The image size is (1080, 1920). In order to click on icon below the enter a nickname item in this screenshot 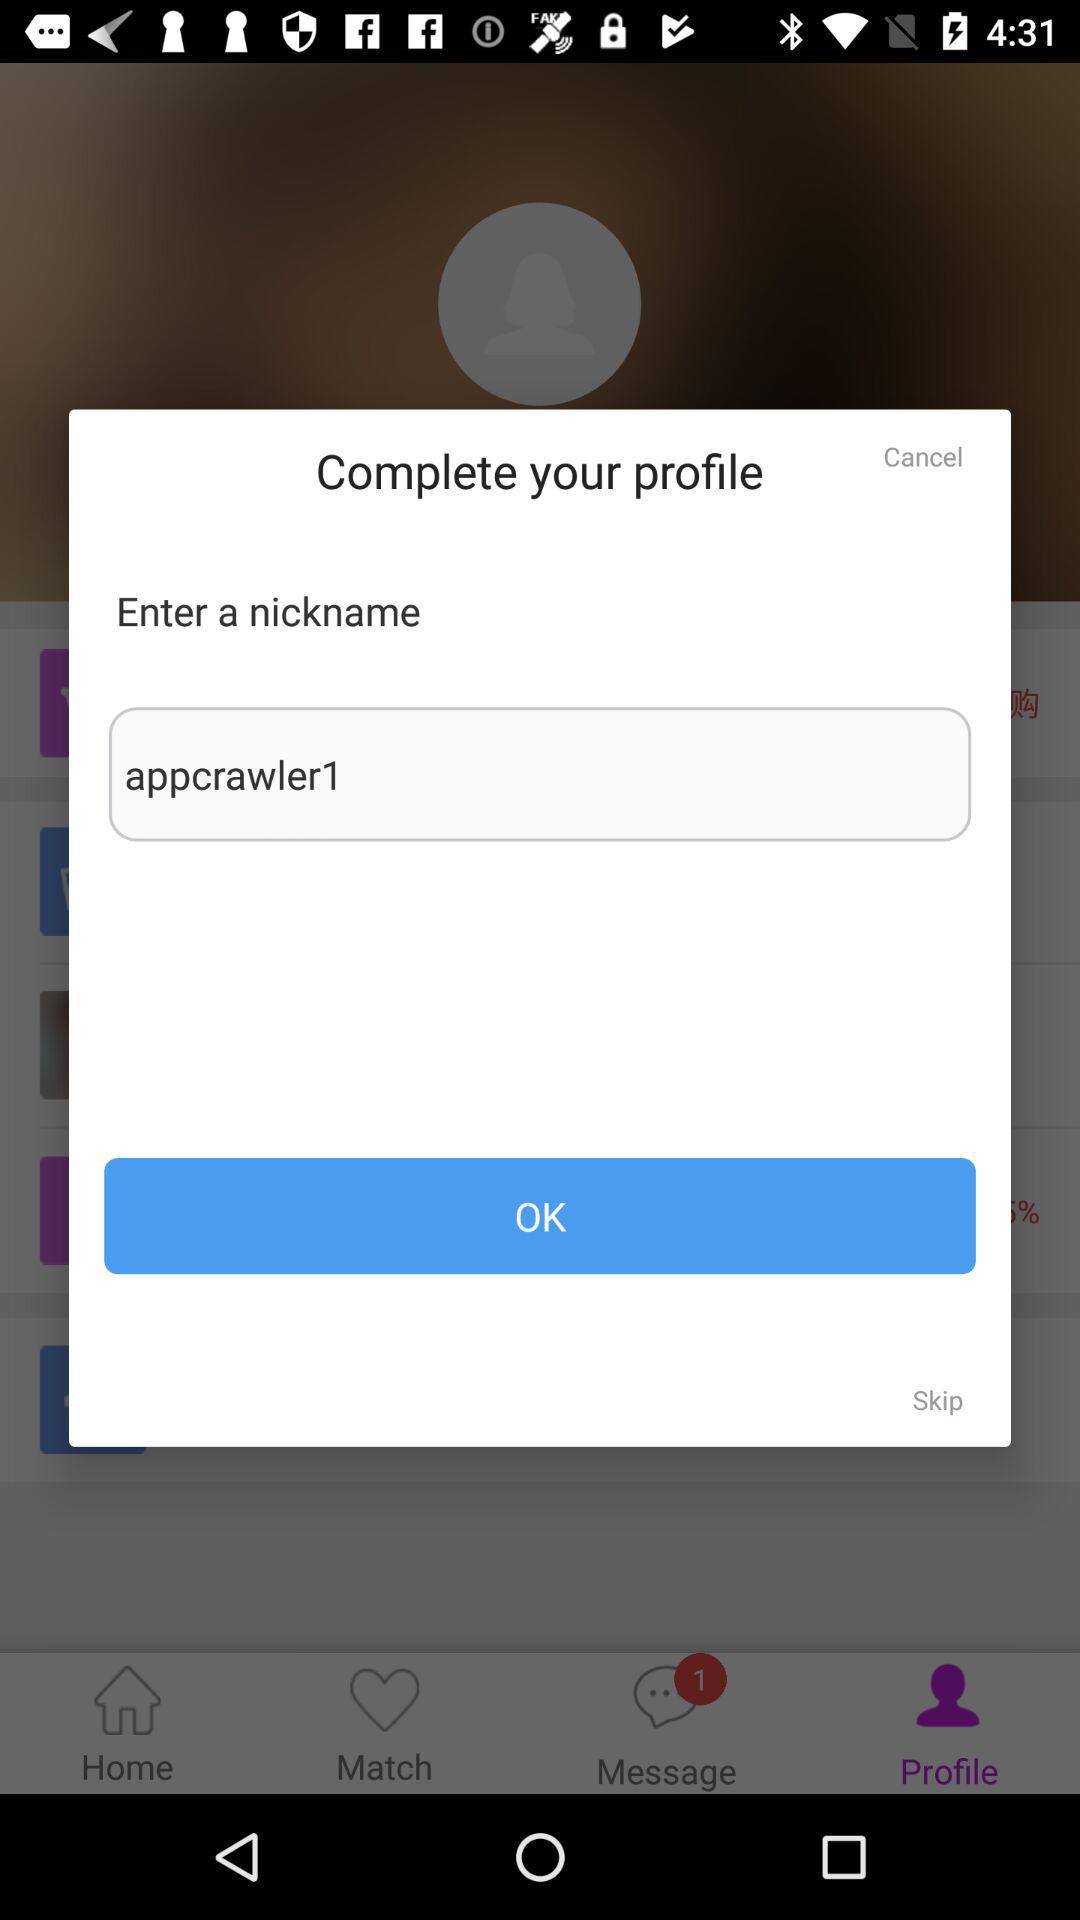, I will do `click(540, 773)`.